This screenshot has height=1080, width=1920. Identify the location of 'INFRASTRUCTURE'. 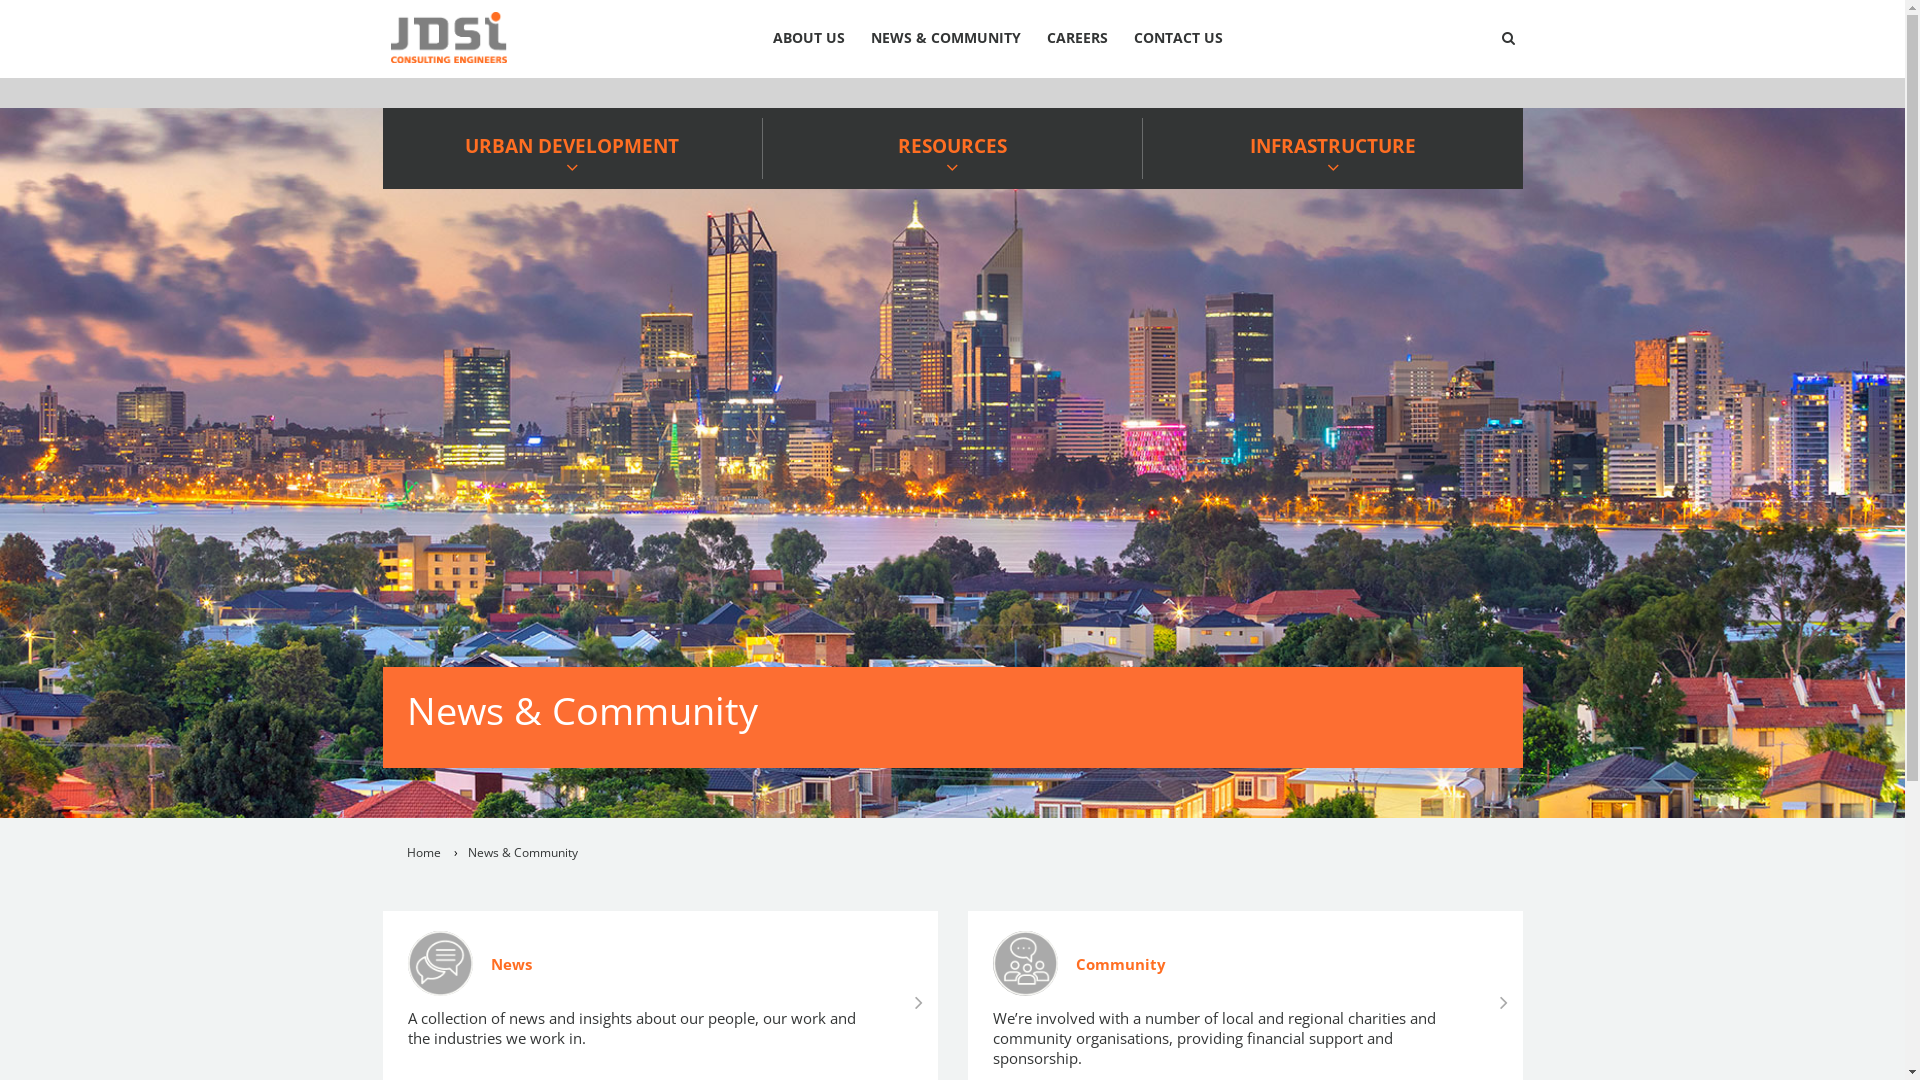
(1332, 147).